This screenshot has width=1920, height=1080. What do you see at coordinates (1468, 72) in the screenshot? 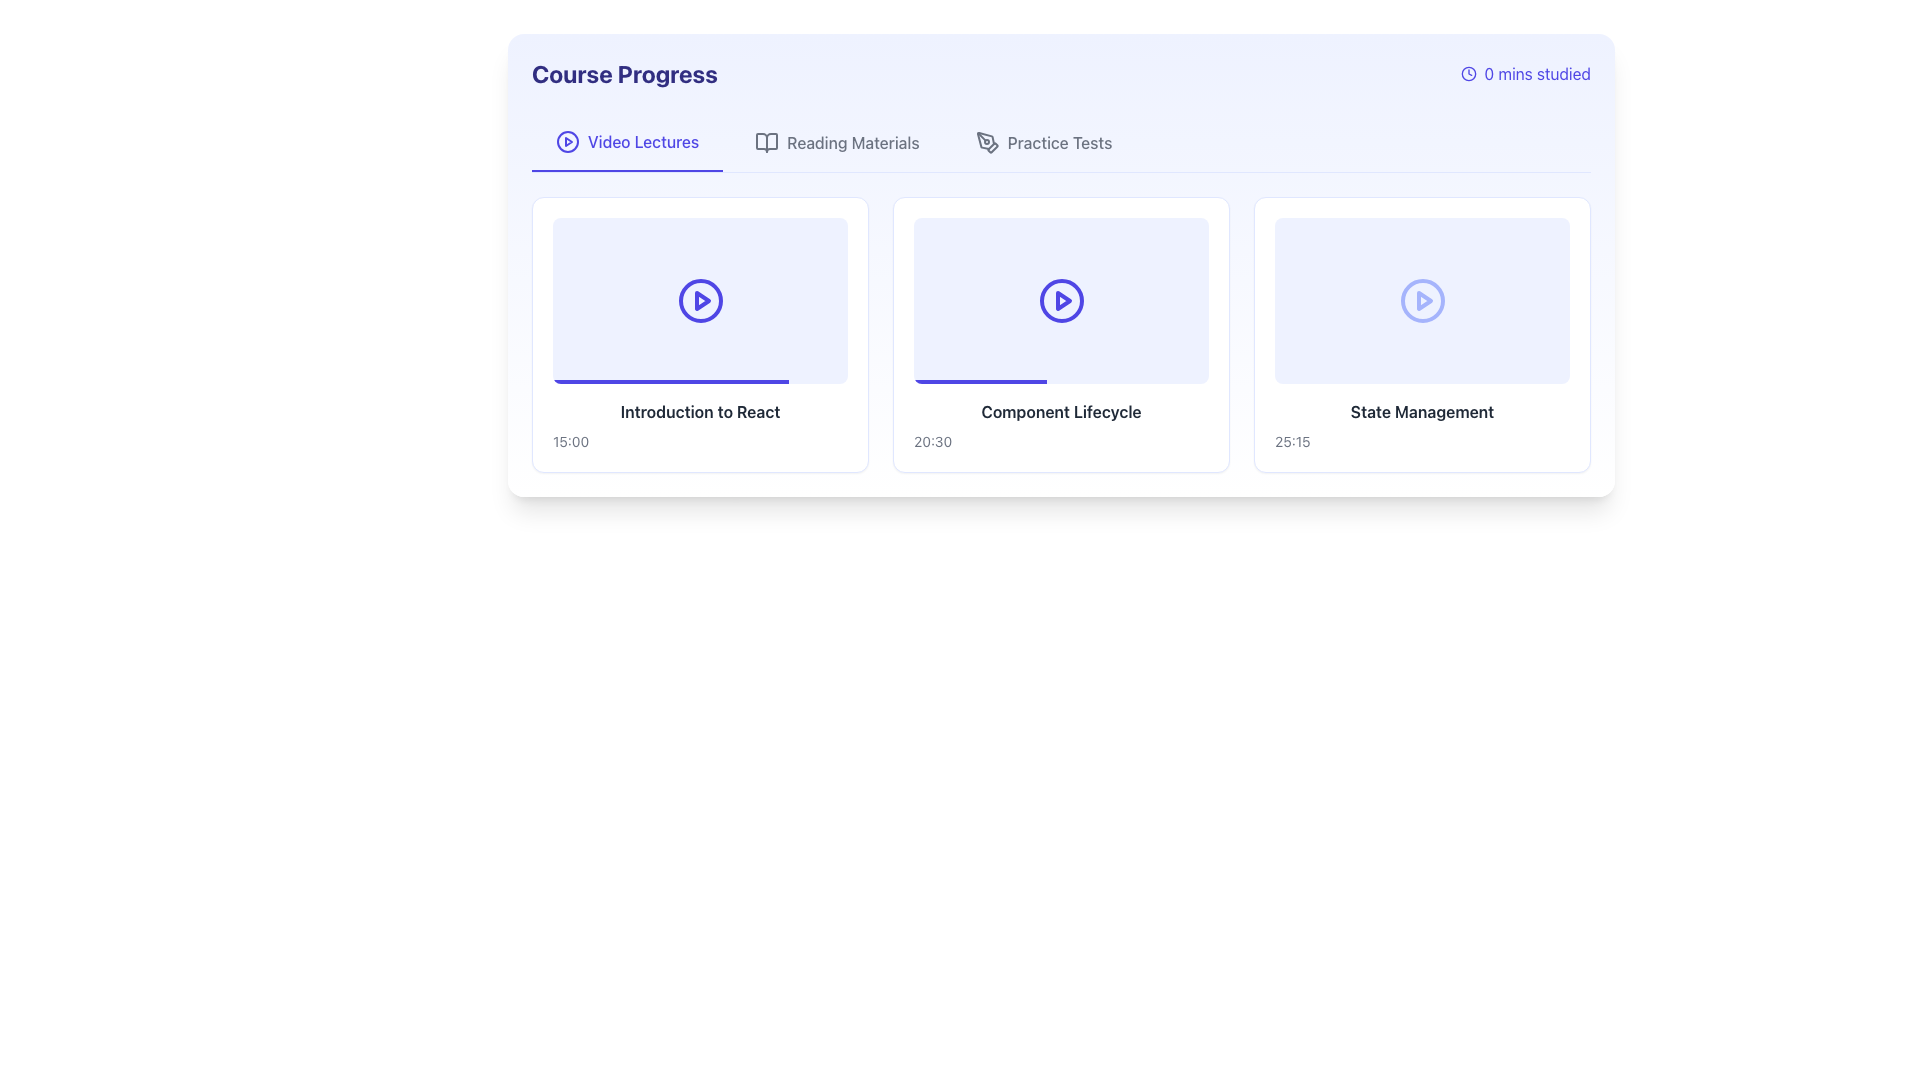
I see `the time icon located to the left of the text '0 mins studied'` at bounding box center [1468, 72].